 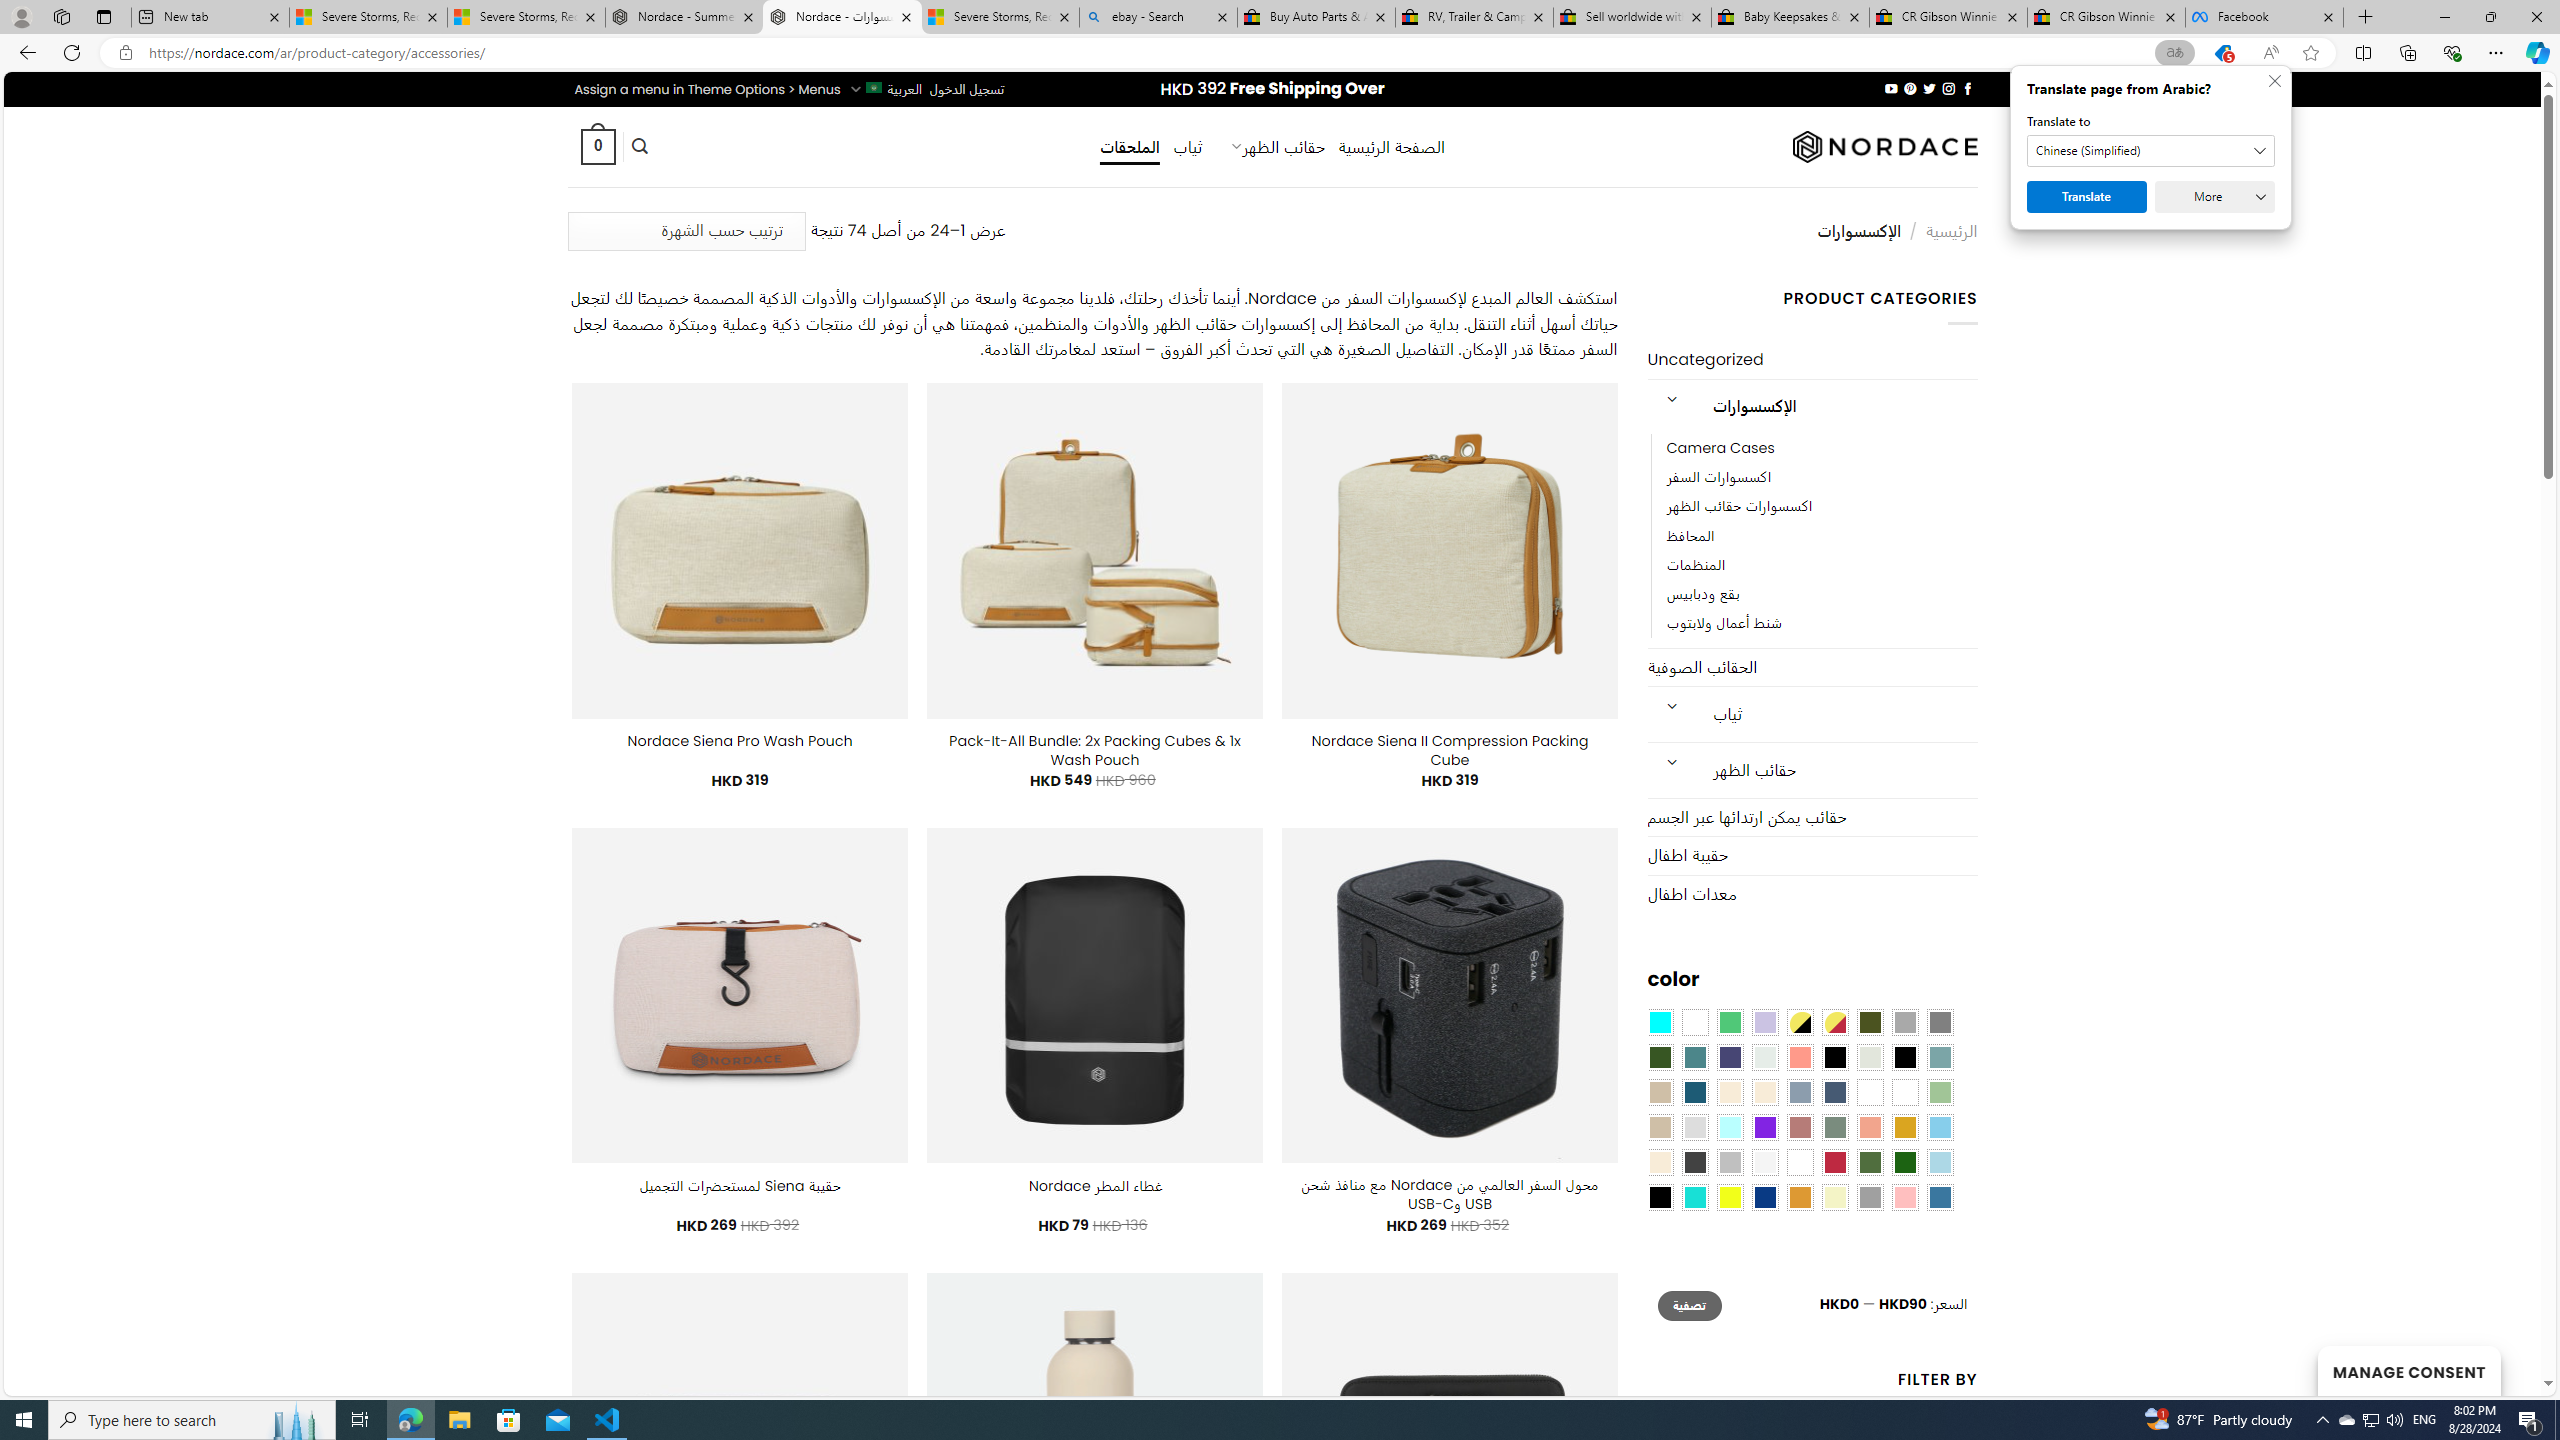 What do you see at coordinates (1890, 88) in the screenshot?
I see `'Follow on YouTube'` at bounding box center [1890, 88].